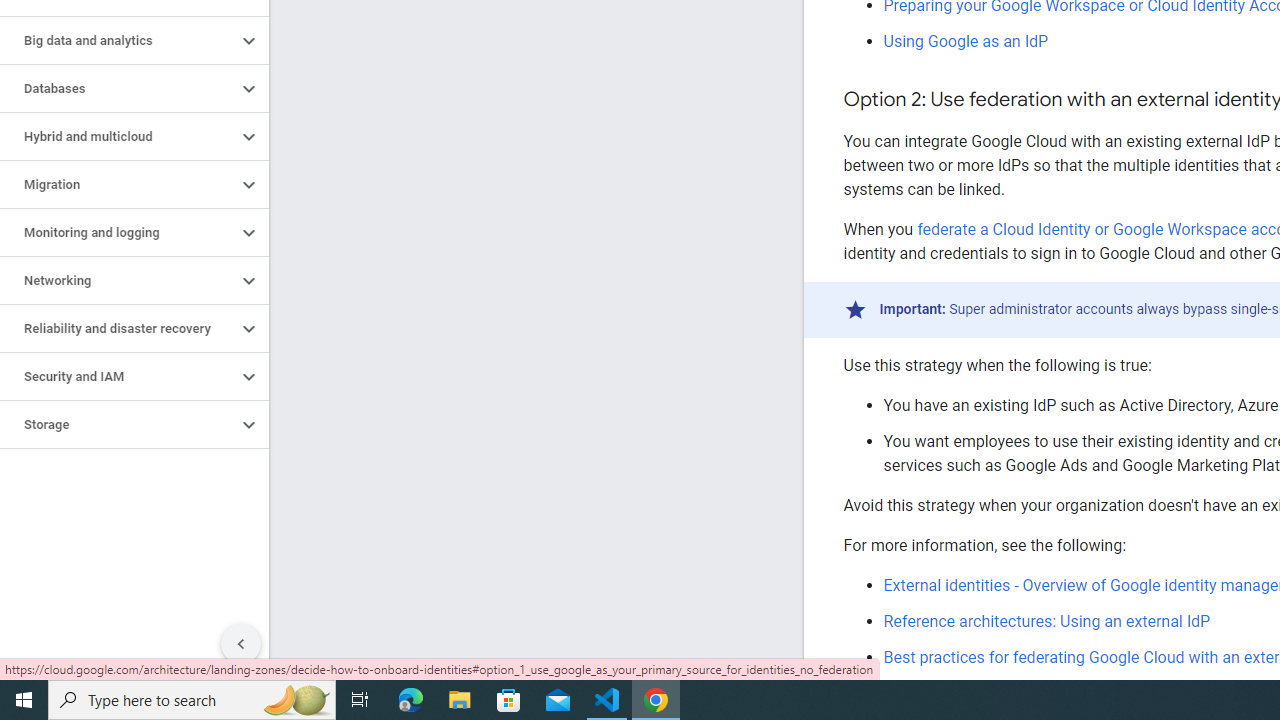  What do you see at coordinates (117, 185) in the screenshot?
I see `'Migration'` at bounding box center [117, 185].